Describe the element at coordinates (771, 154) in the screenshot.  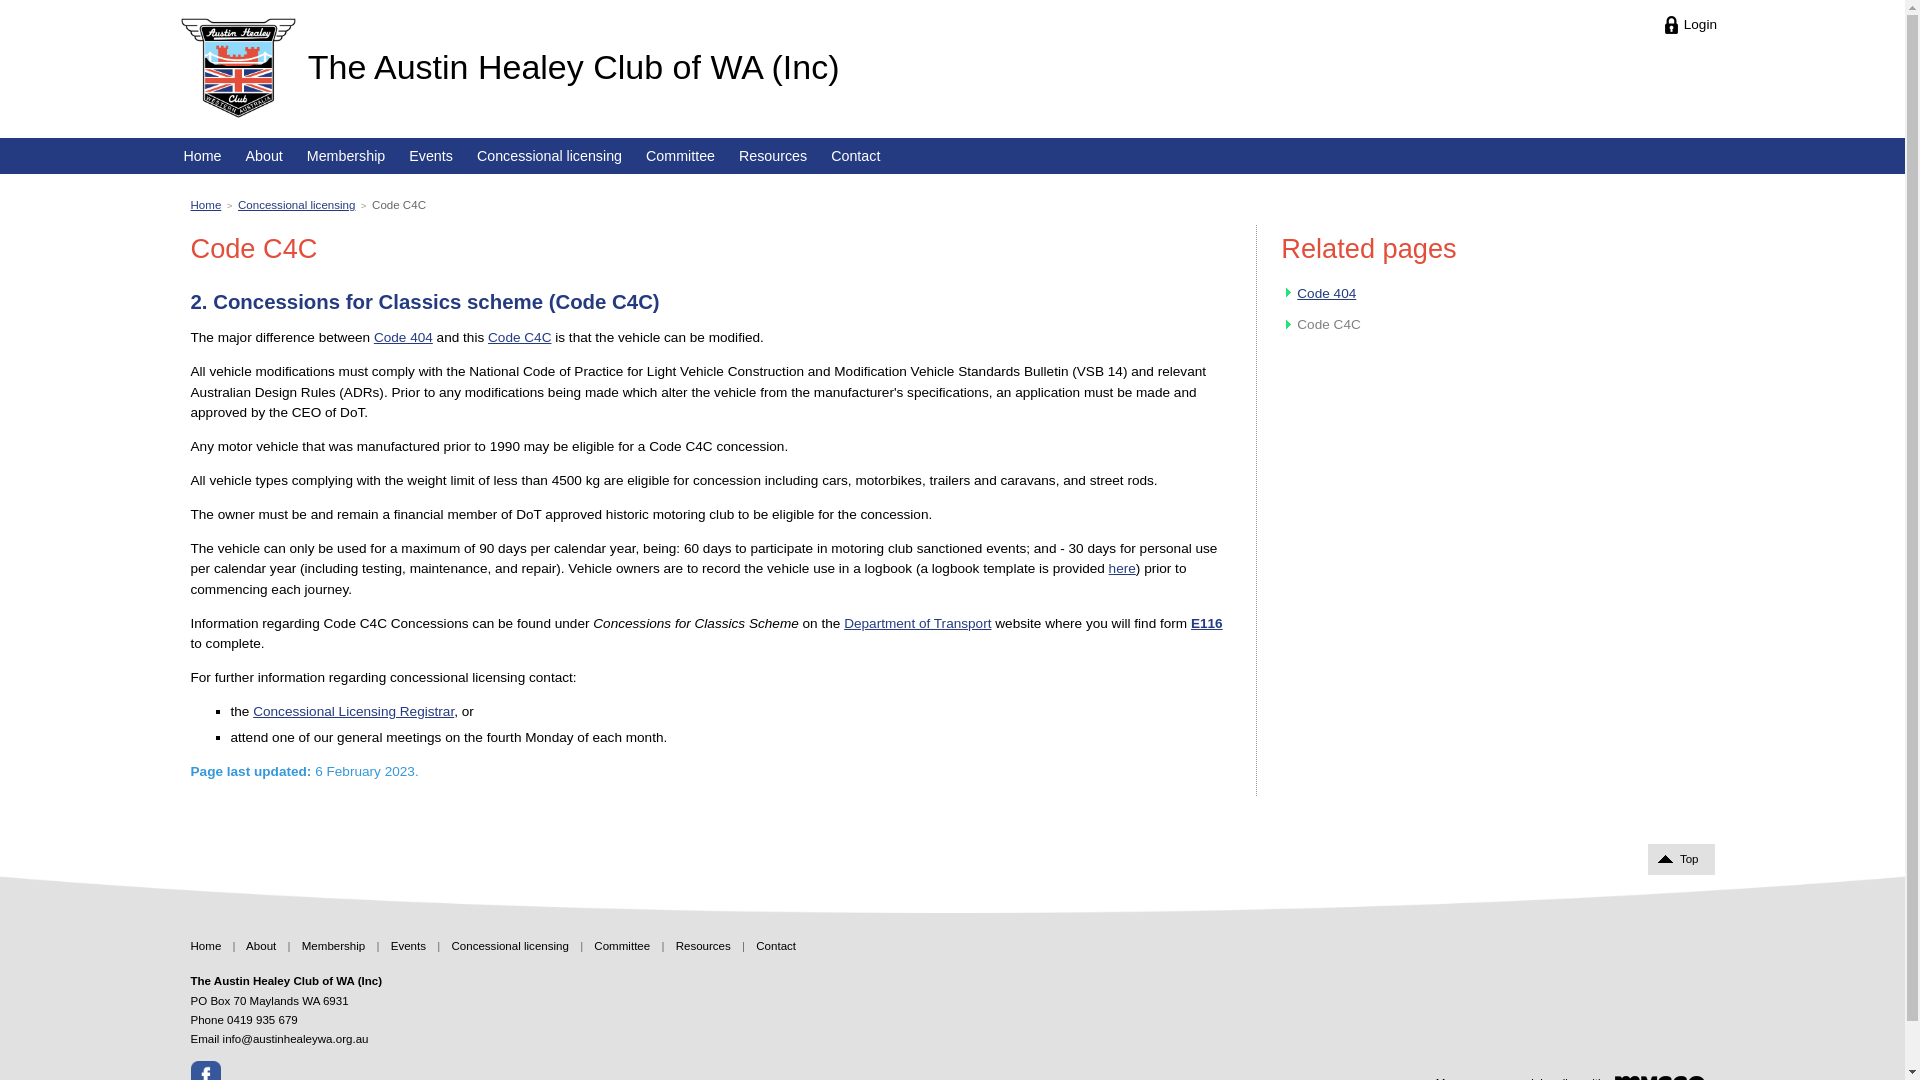
I see `'Resources'` at that location.